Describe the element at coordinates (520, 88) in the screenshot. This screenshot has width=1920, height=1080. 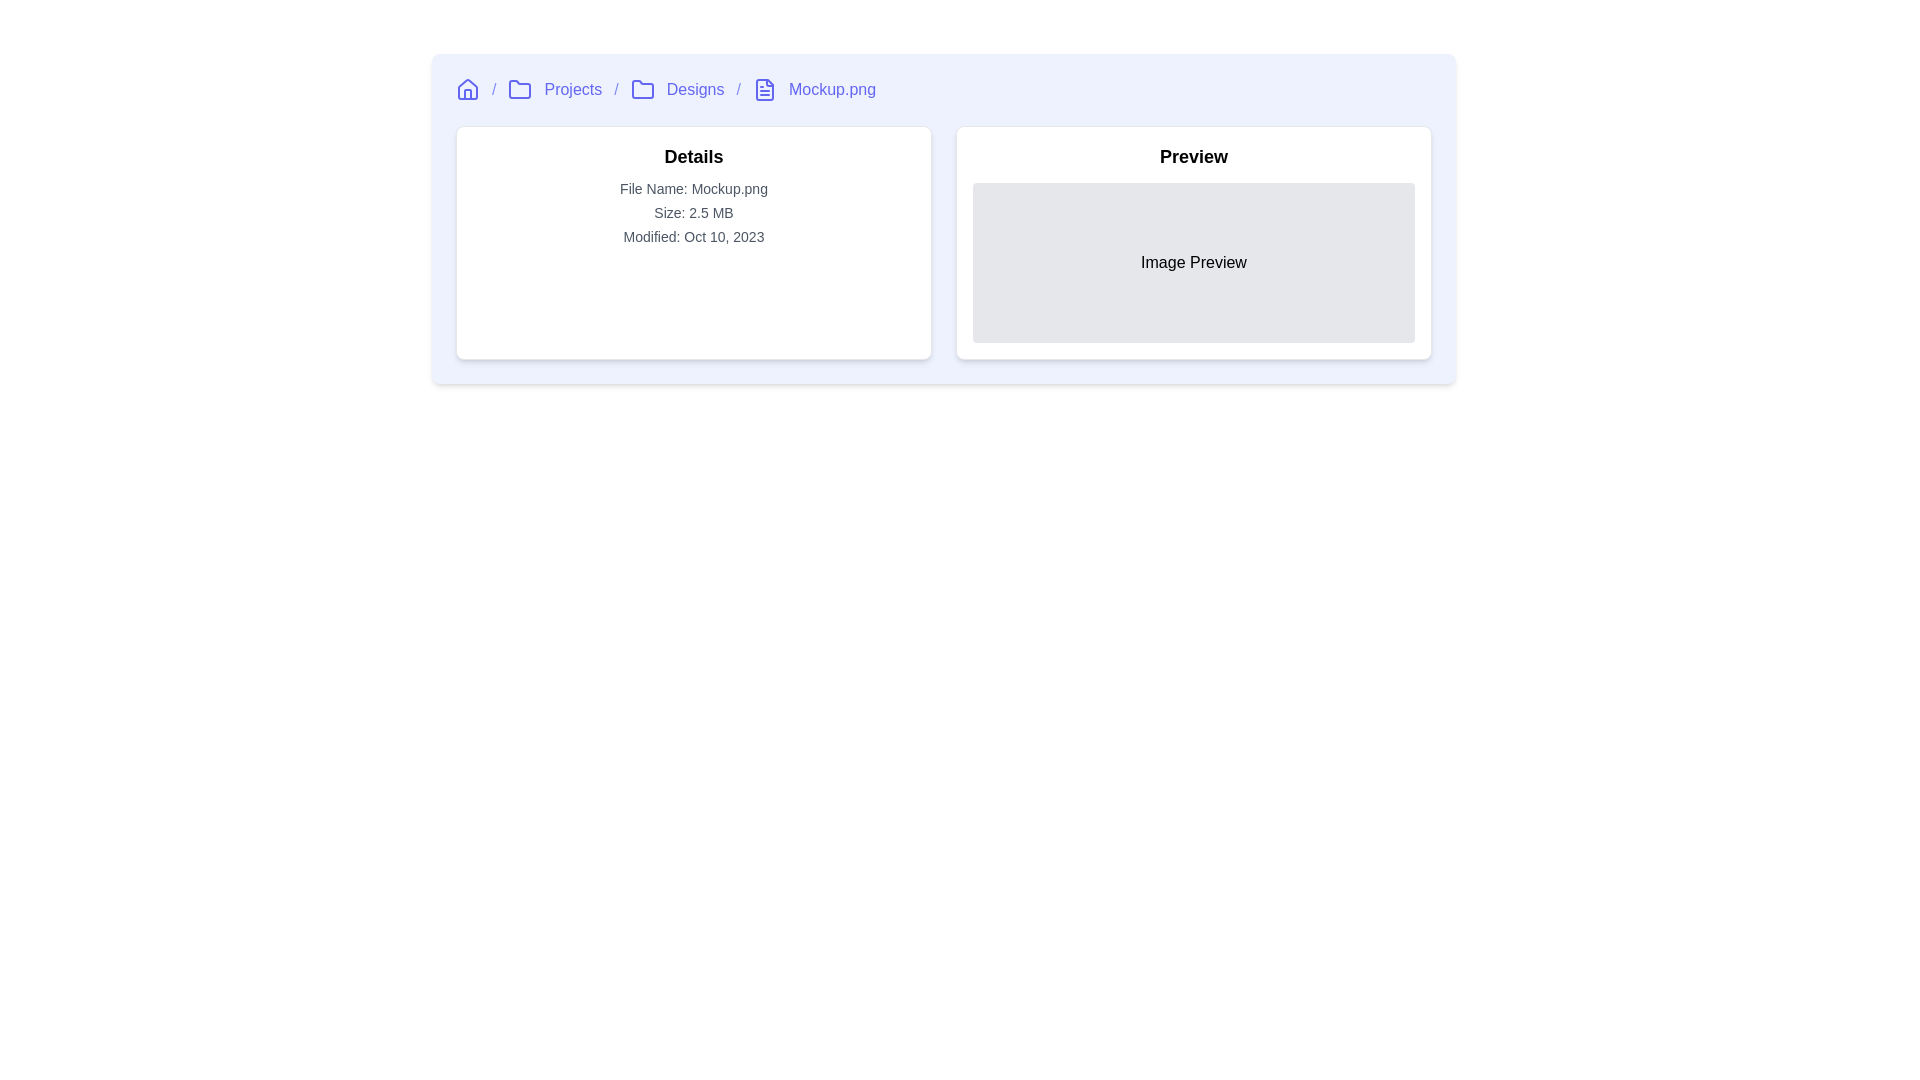
I see `the folder icon located in the breadcrumb navigation, which is the third item following a slash separator` at that location.